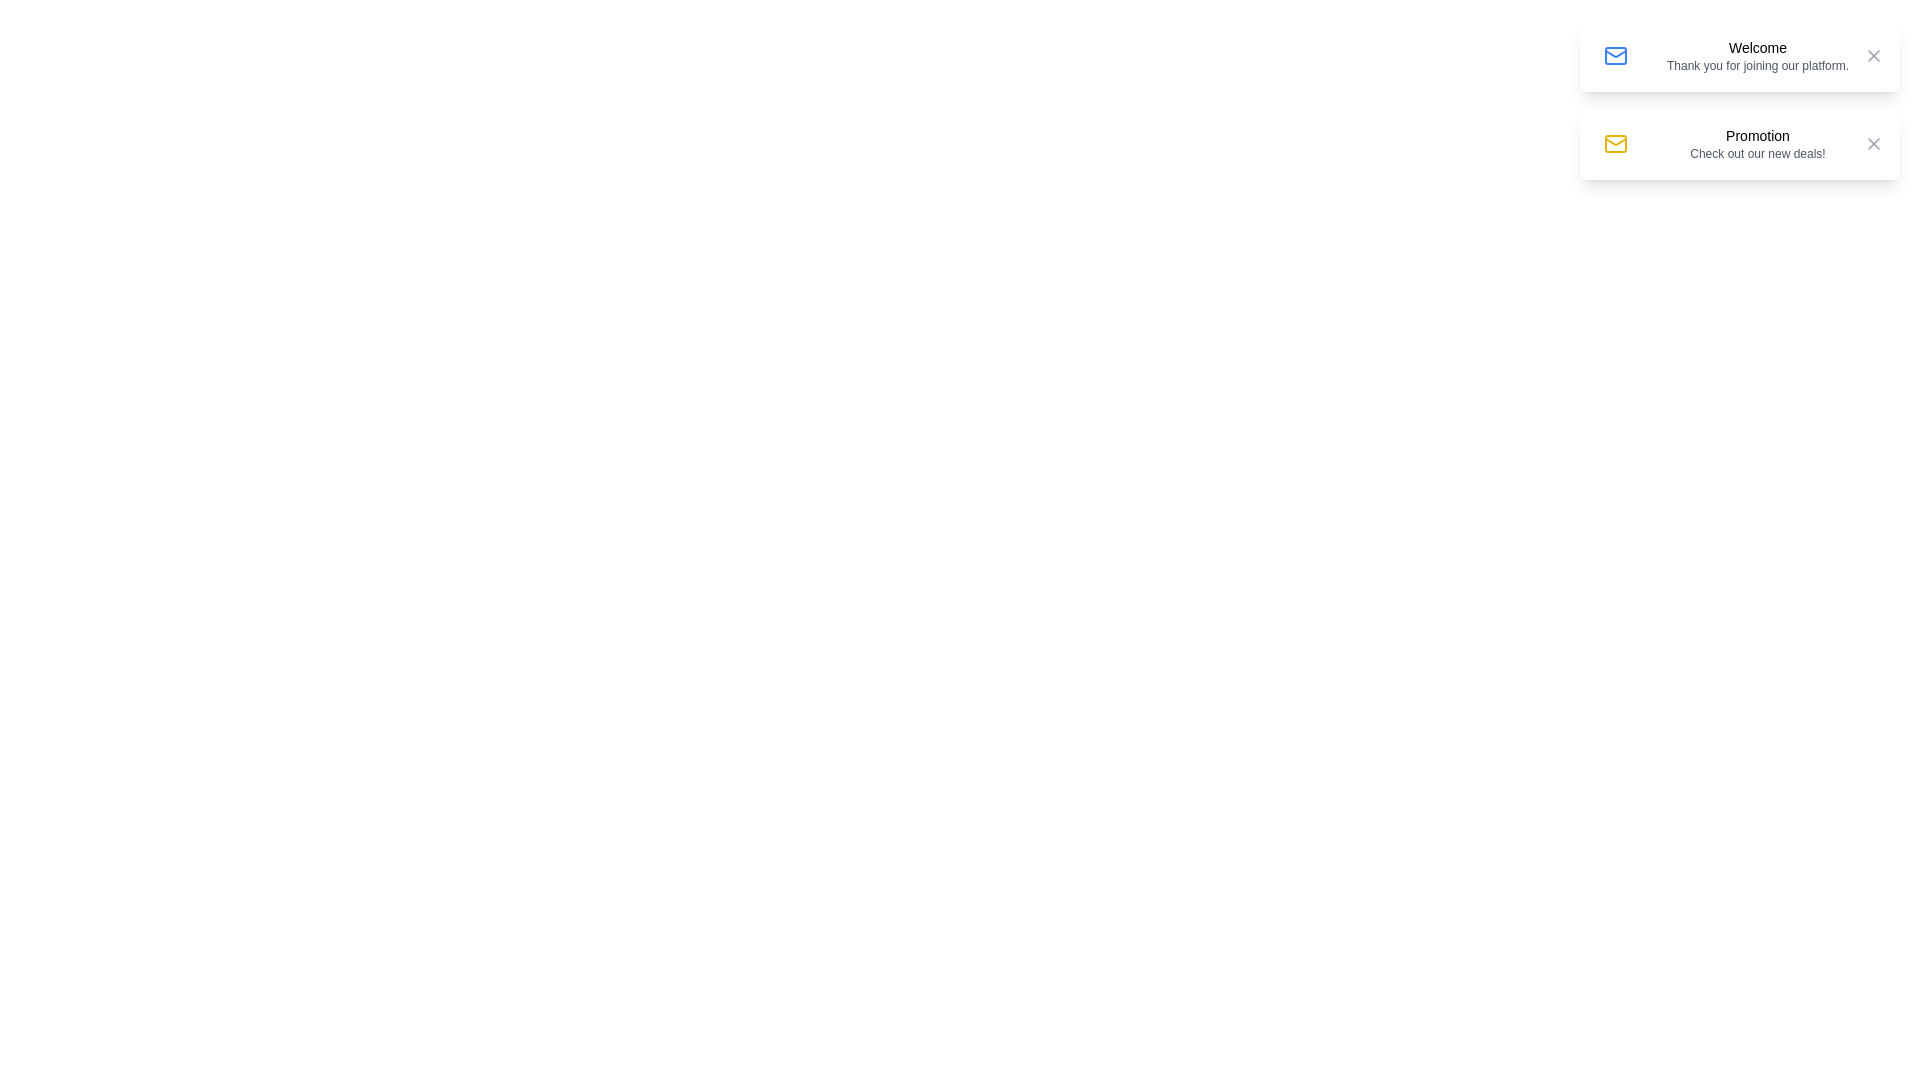 The height and width of the screenshot is (1080, 1920). Describe the element at coordinates (1616, 142) in the screenshot. I see `the mail or message notification icon located within the 'Promotion' notification card, positioned to the left of the text content` at that location.